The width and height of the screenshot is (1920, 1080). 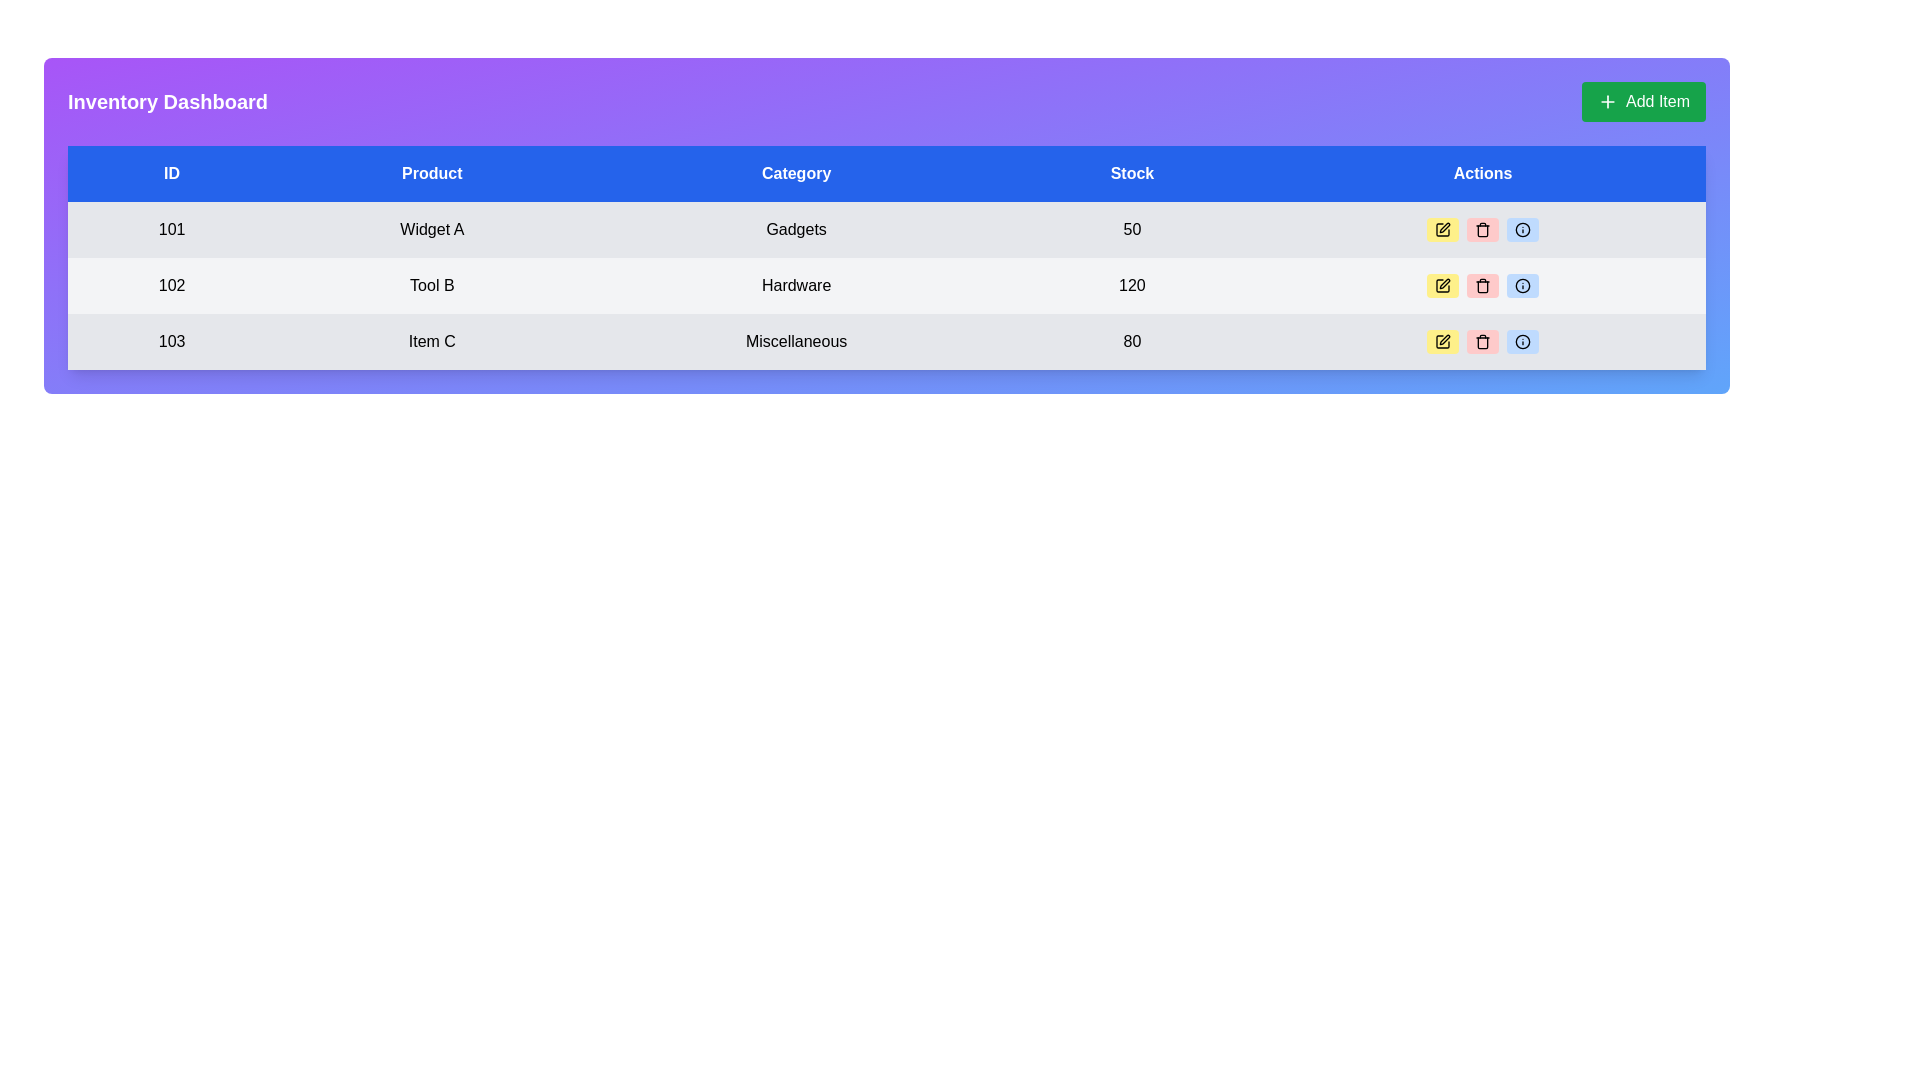 What do you see at coordinates (886, 285) in the screenshot?
I see `the individual cell in the second row of the inventory table for editing` at bounding box center [886, 285].